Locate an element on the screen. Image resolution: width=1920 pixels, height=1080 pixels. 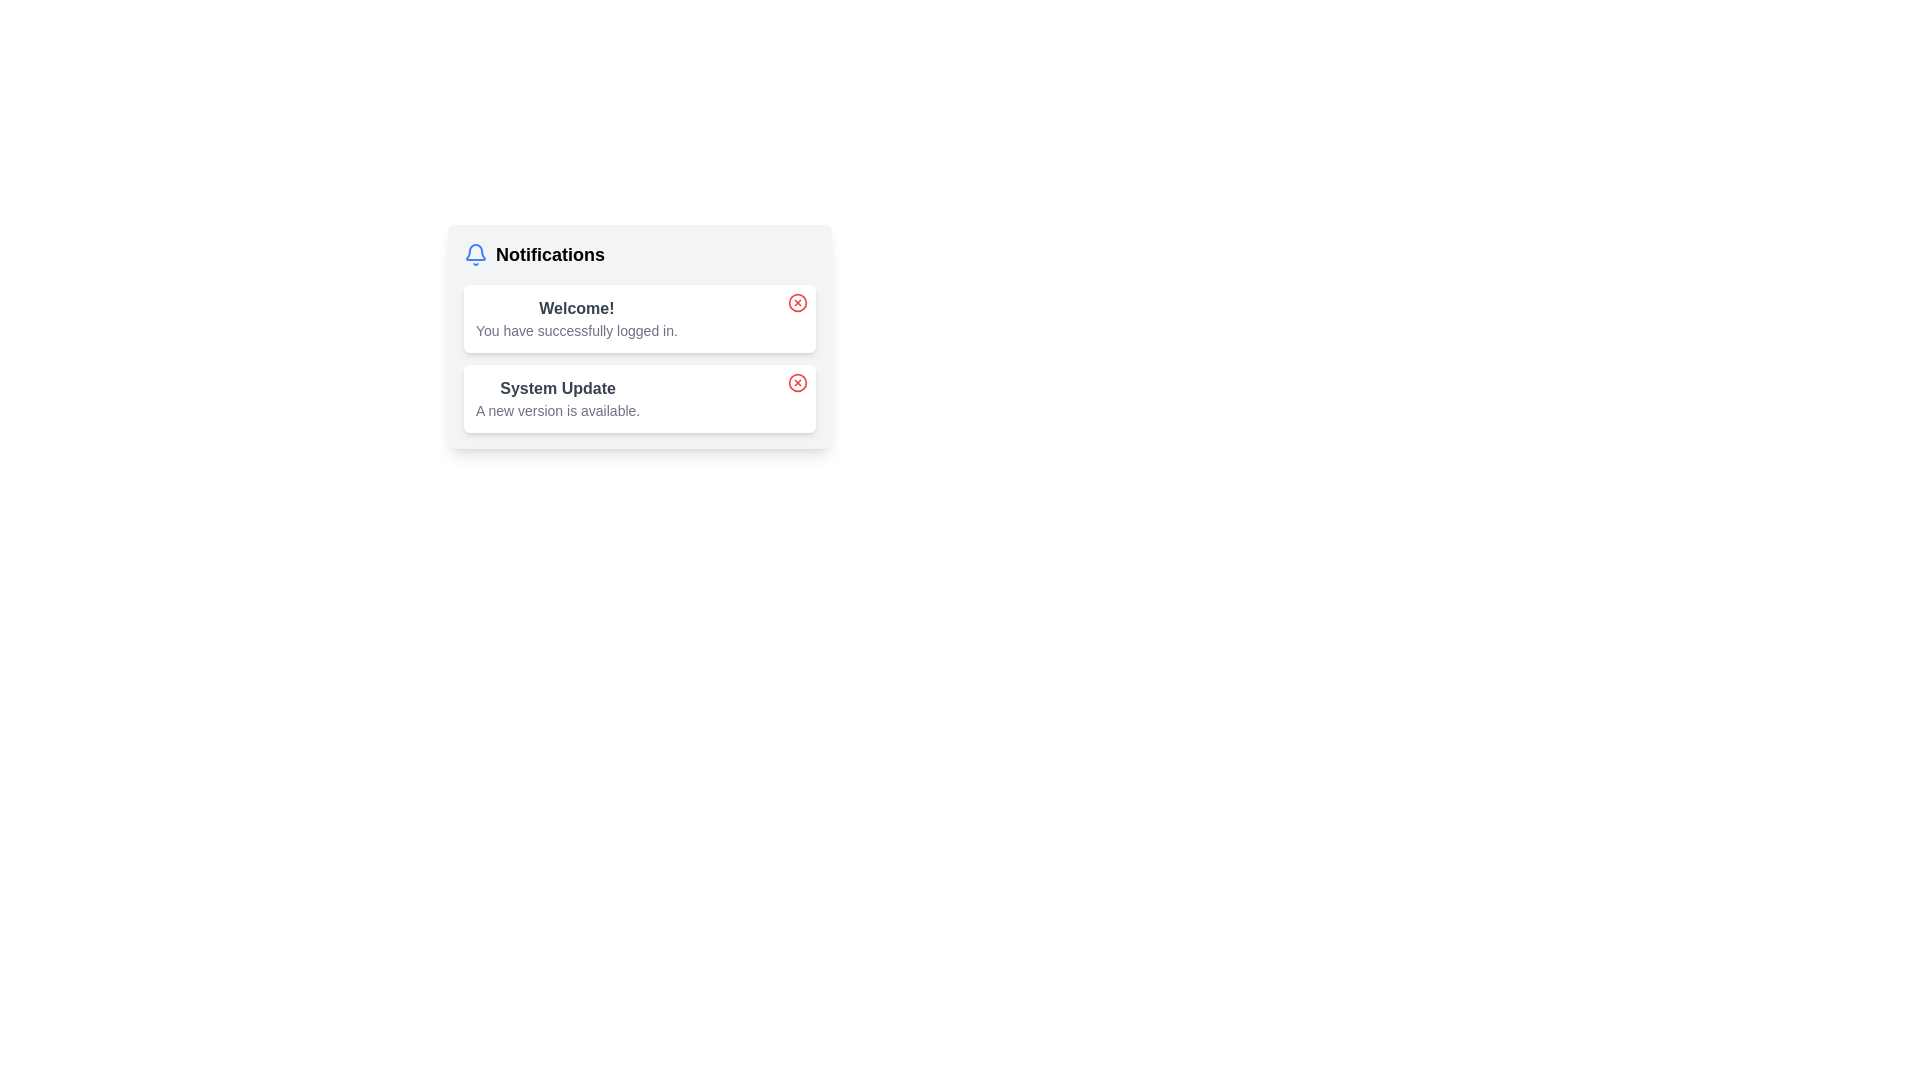
the Notification card indicating a successful login event, which includes a dismiss button 'X' located at the center of the notification card is located at coordinates (638, 318).